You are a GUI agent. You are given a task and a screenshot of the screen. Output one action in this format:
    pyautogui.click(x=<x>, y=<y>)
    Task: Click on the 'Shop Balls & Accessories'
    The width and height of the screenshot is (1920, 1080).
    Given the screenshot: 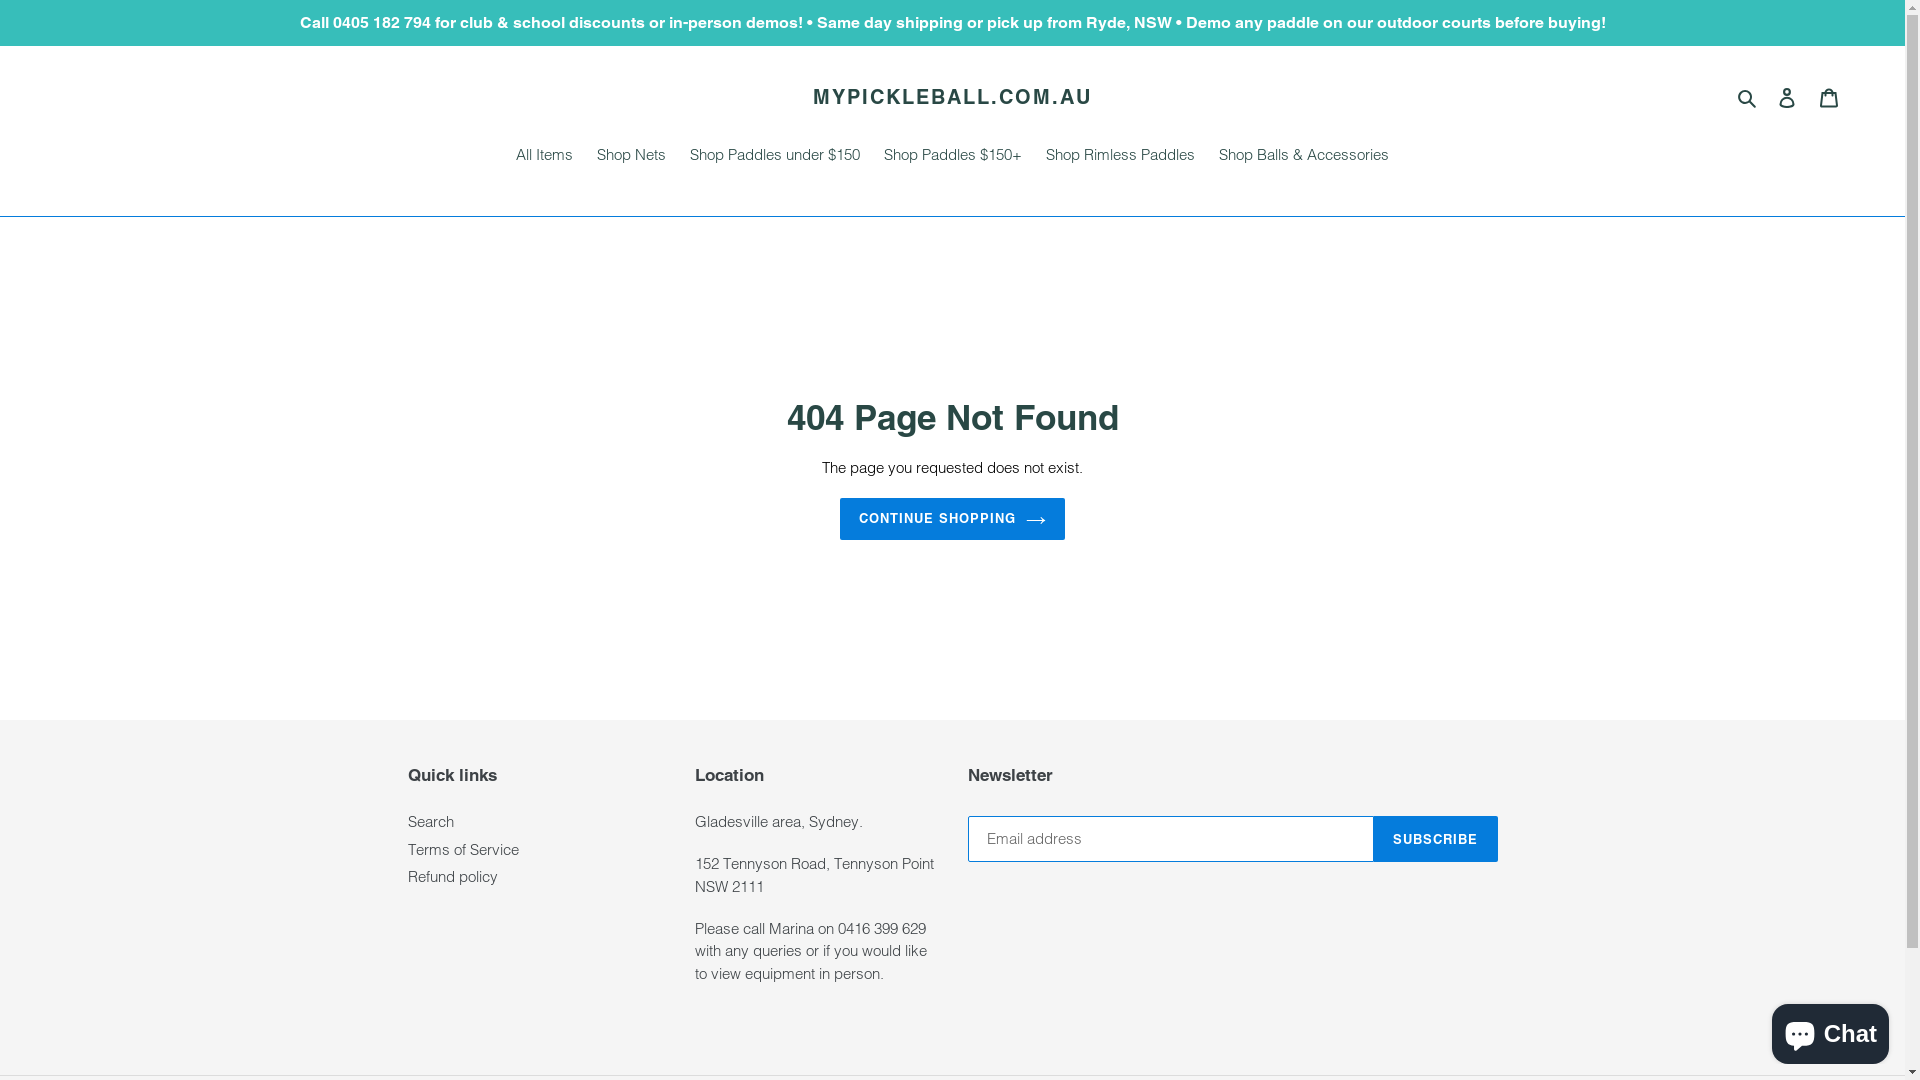 What is the action you would take?
    pyautogui.click(x=1304, y=156)
    